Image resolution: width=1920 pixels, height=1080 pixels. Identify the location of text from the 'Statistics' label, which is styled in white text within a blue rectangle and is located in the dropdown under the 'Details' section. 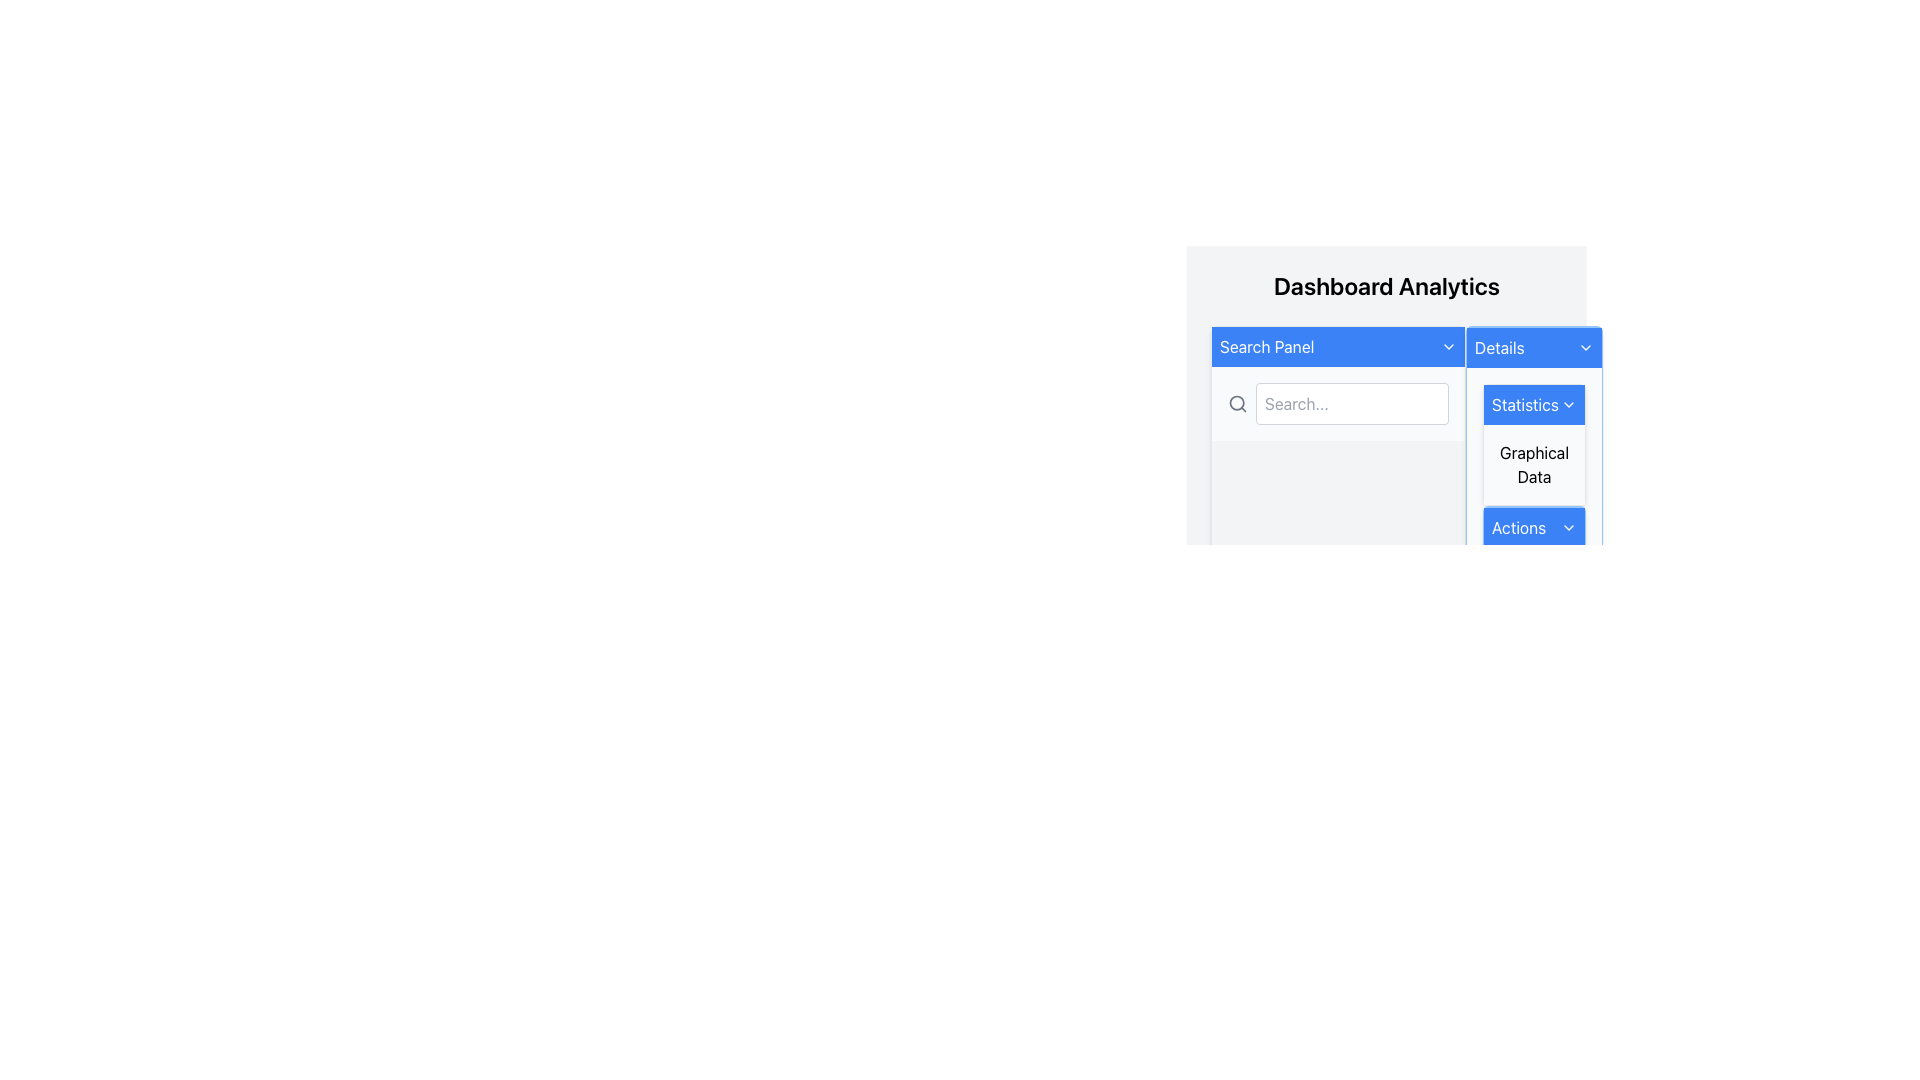
(1524, 405).